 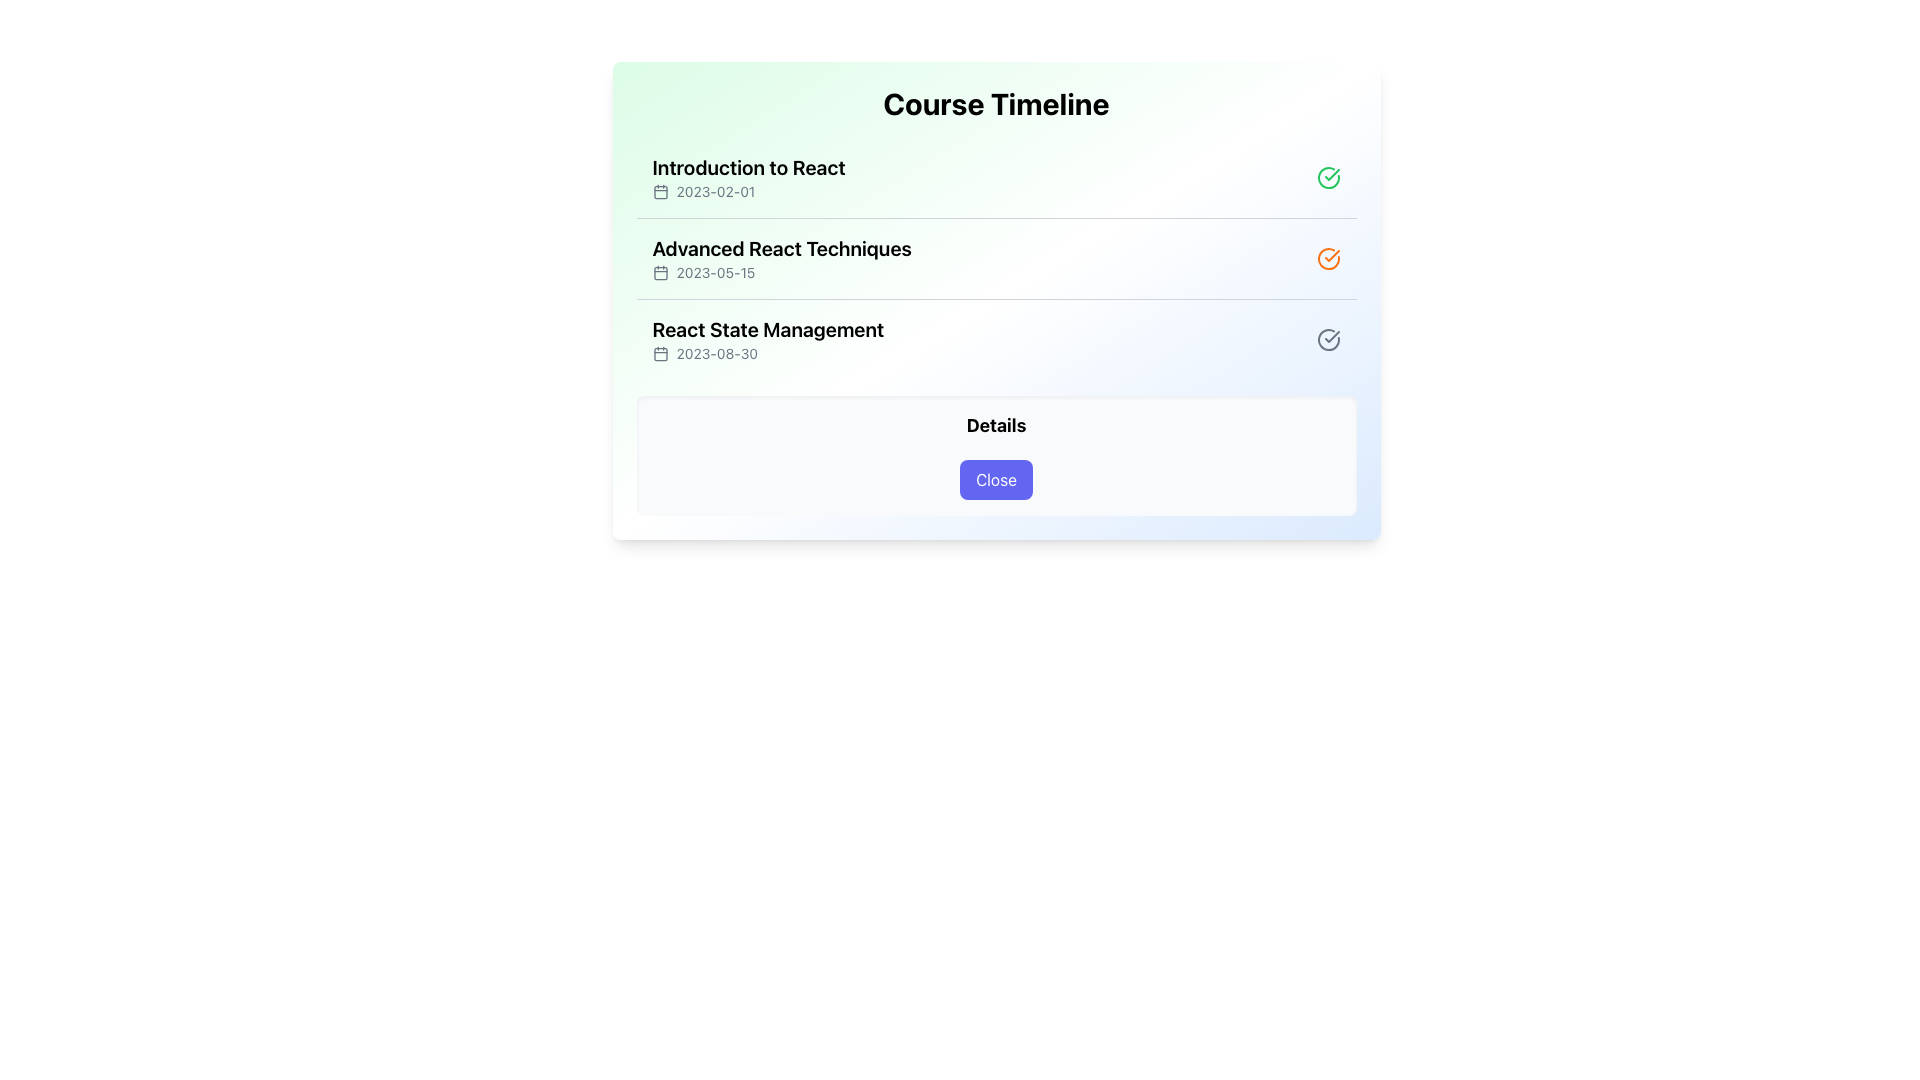 I want to click on the text label that serves as the title of the educational module located on the third row of the timeline, above the date '2023-08-30' and to the right of the calendar icon, so click(x=767, y=329).